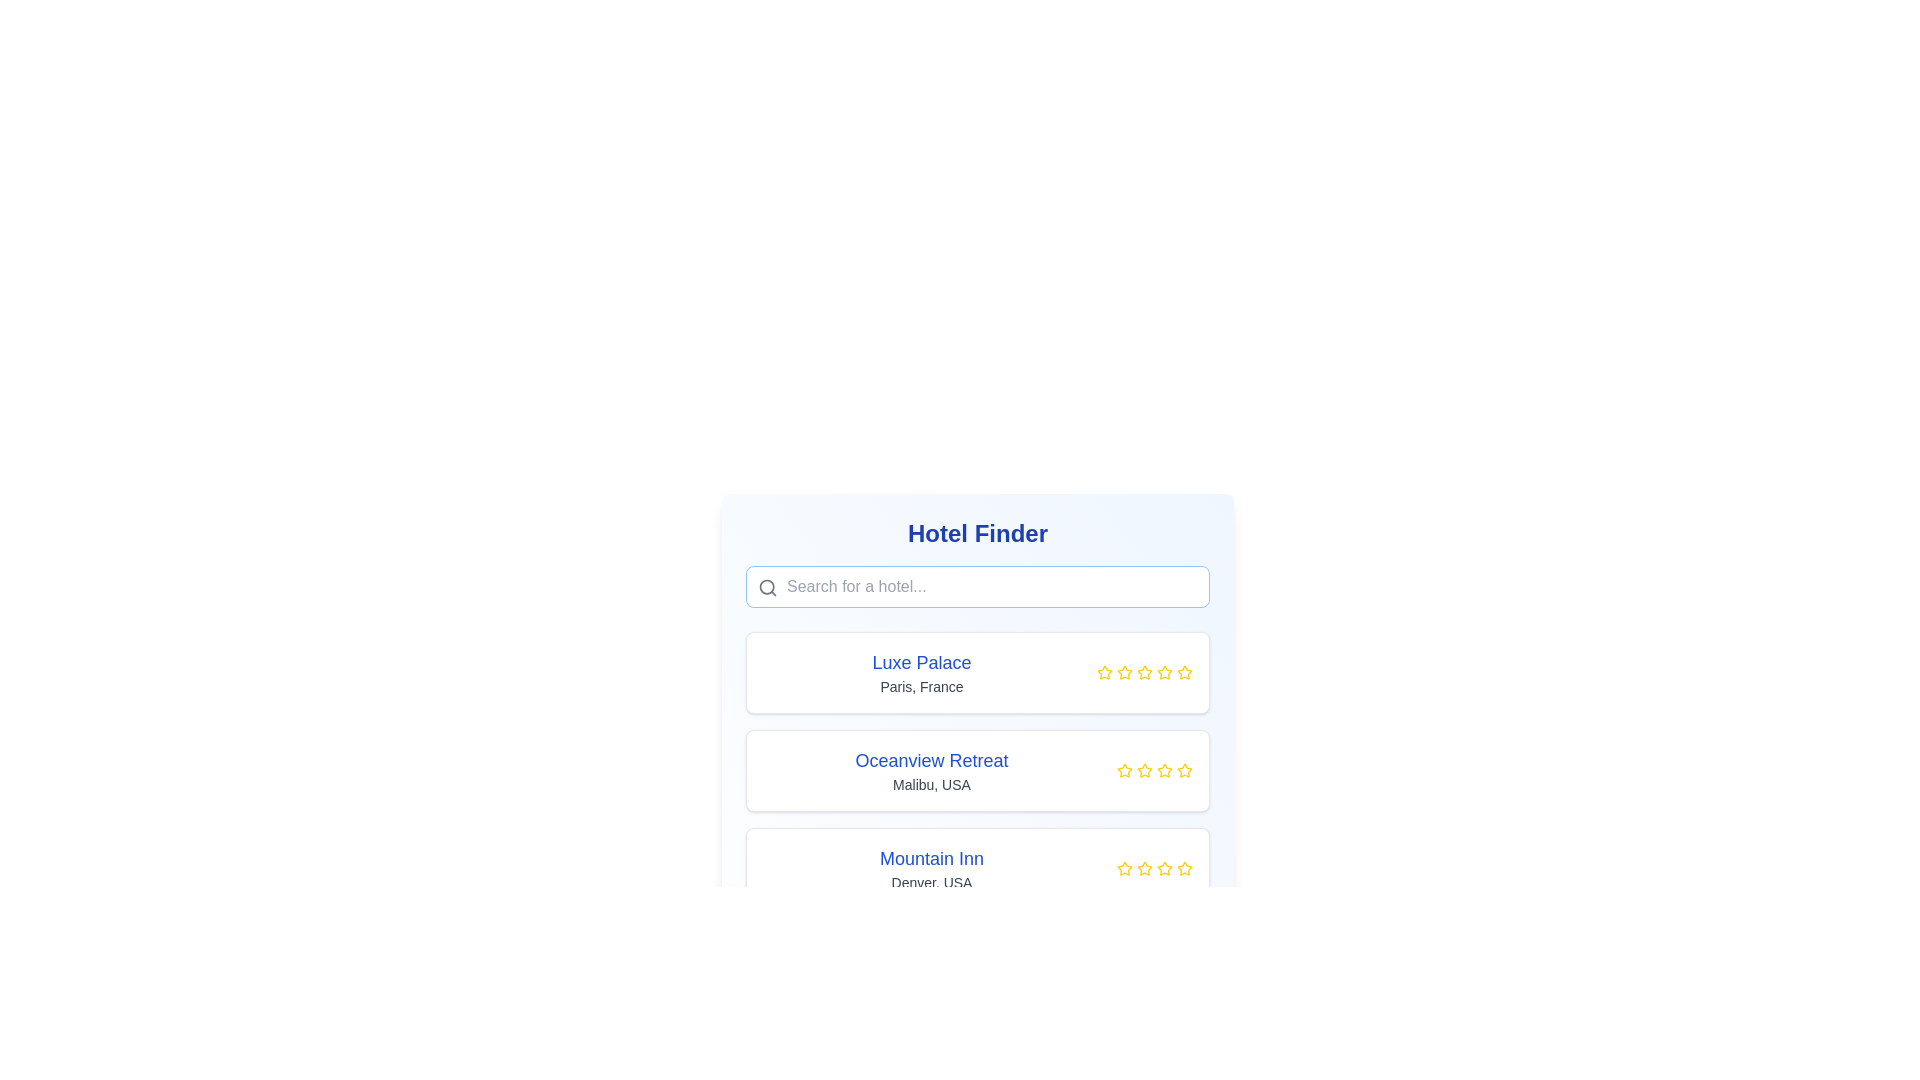  I want to click on the second yellow star in the star rating component under the 'Mountain Inn' hotel entry, so click(1145, 867).